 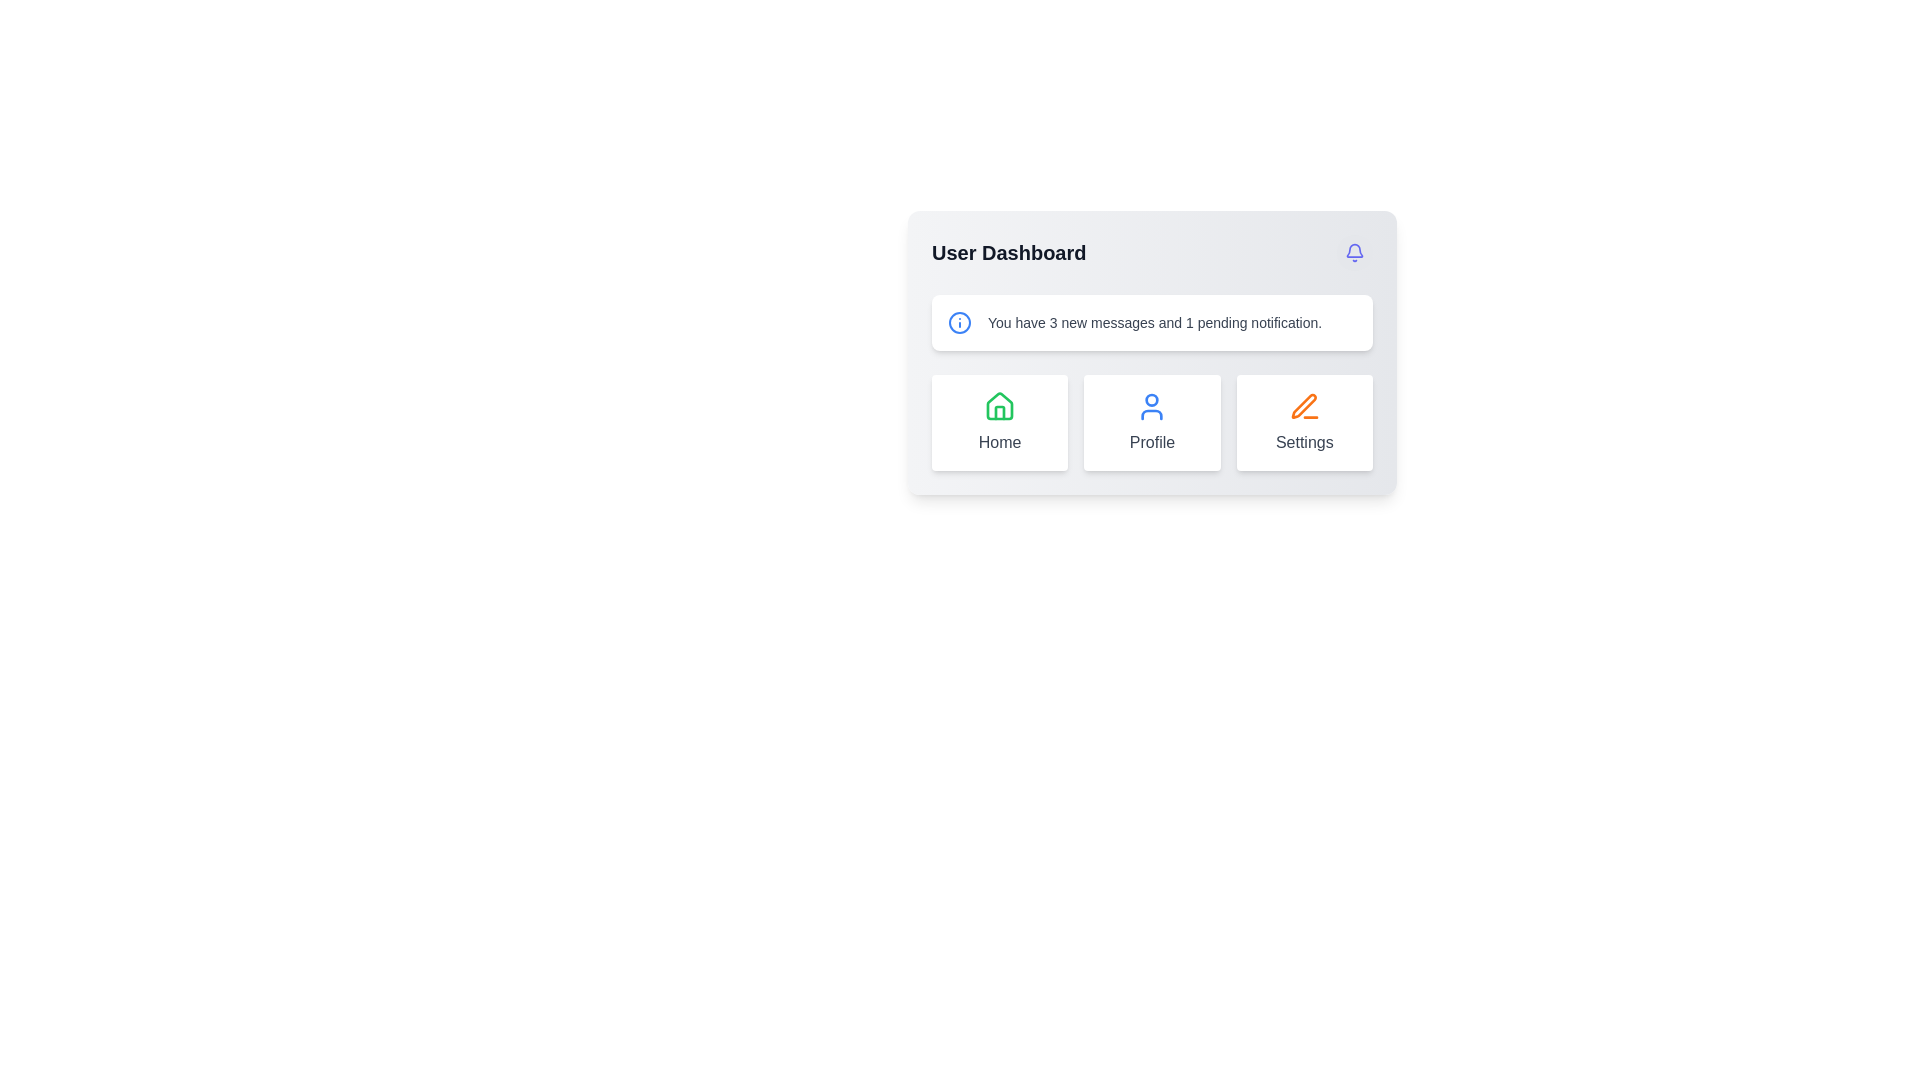 What do you see at coordinates (1152, 406) in the screenshot?
I see `the 'Profile' icon centered within its card` at bounding box center [1152, 406].